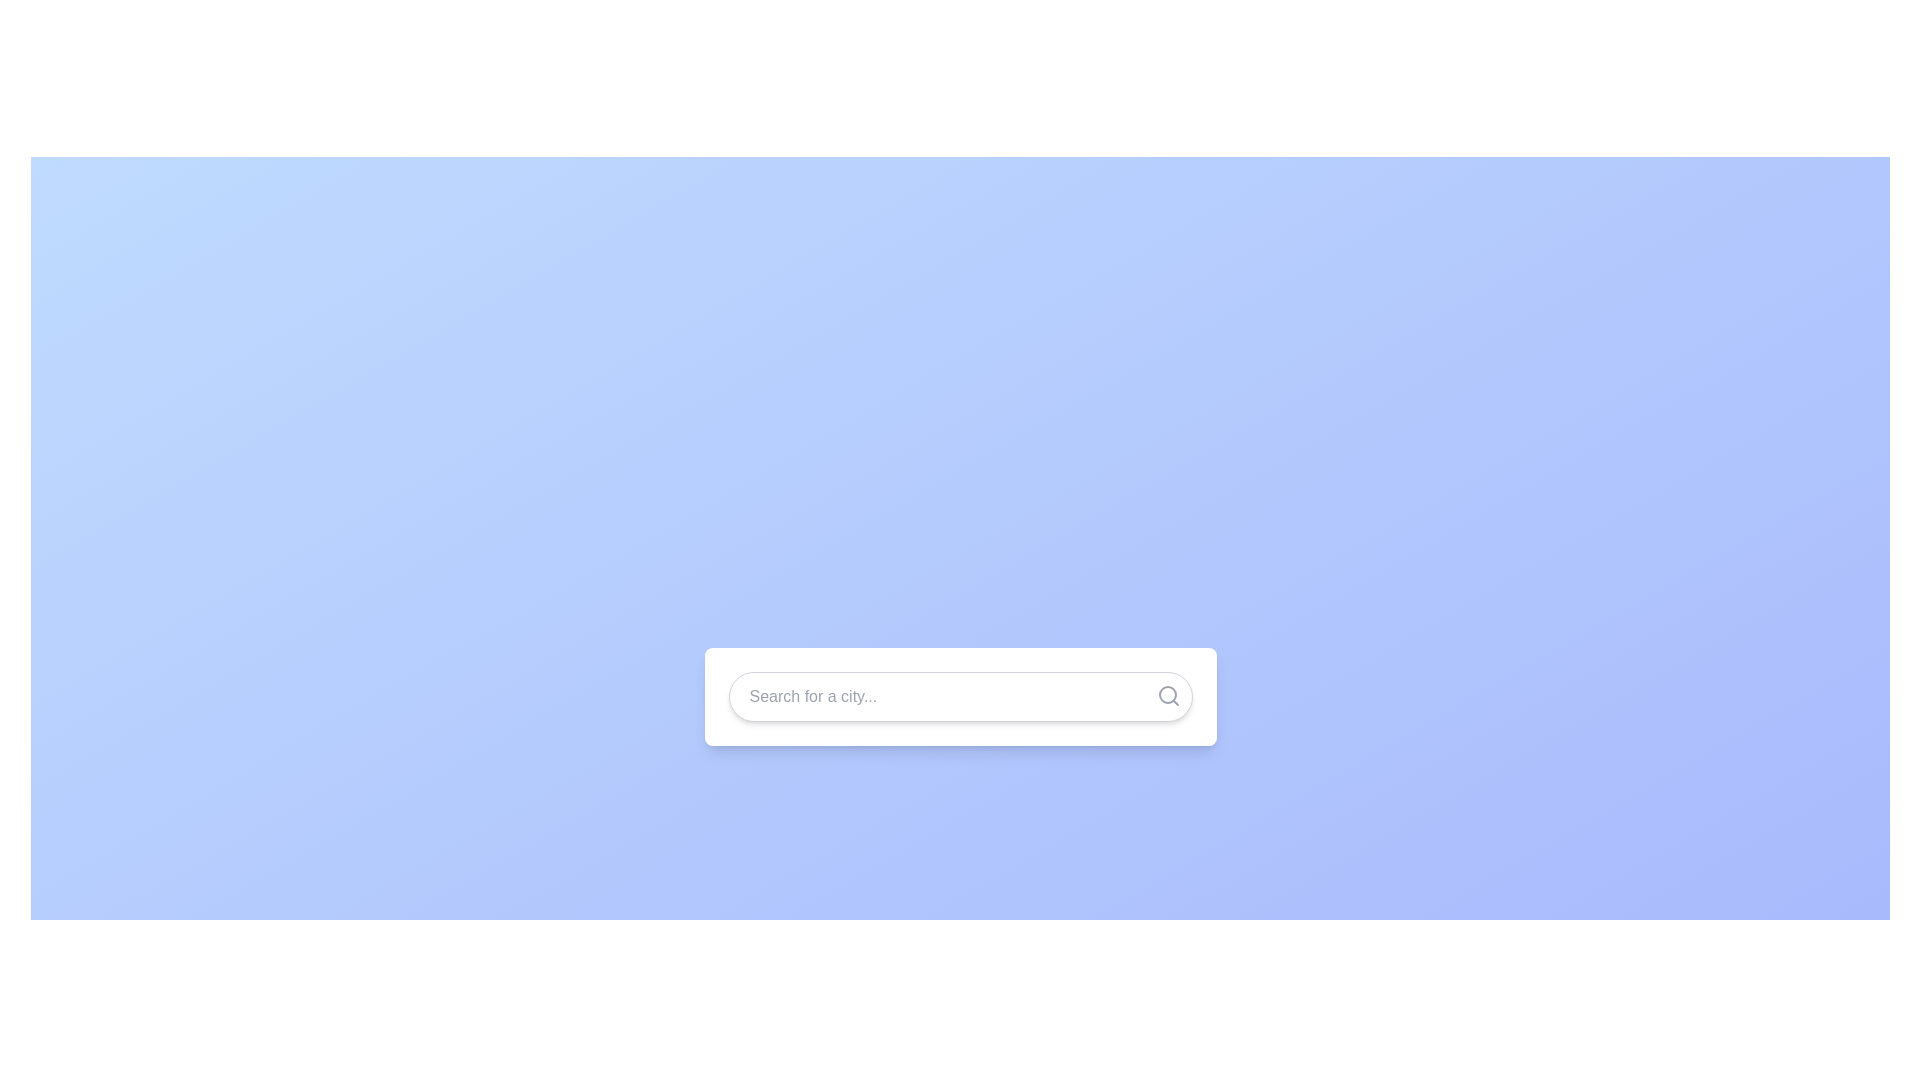  What do you see at coordinates (1167, 693) in the screenshot?
I see `the circular magnifying glass icon located within the search button at the end of the search input box` at bounding box center [1167, 693].